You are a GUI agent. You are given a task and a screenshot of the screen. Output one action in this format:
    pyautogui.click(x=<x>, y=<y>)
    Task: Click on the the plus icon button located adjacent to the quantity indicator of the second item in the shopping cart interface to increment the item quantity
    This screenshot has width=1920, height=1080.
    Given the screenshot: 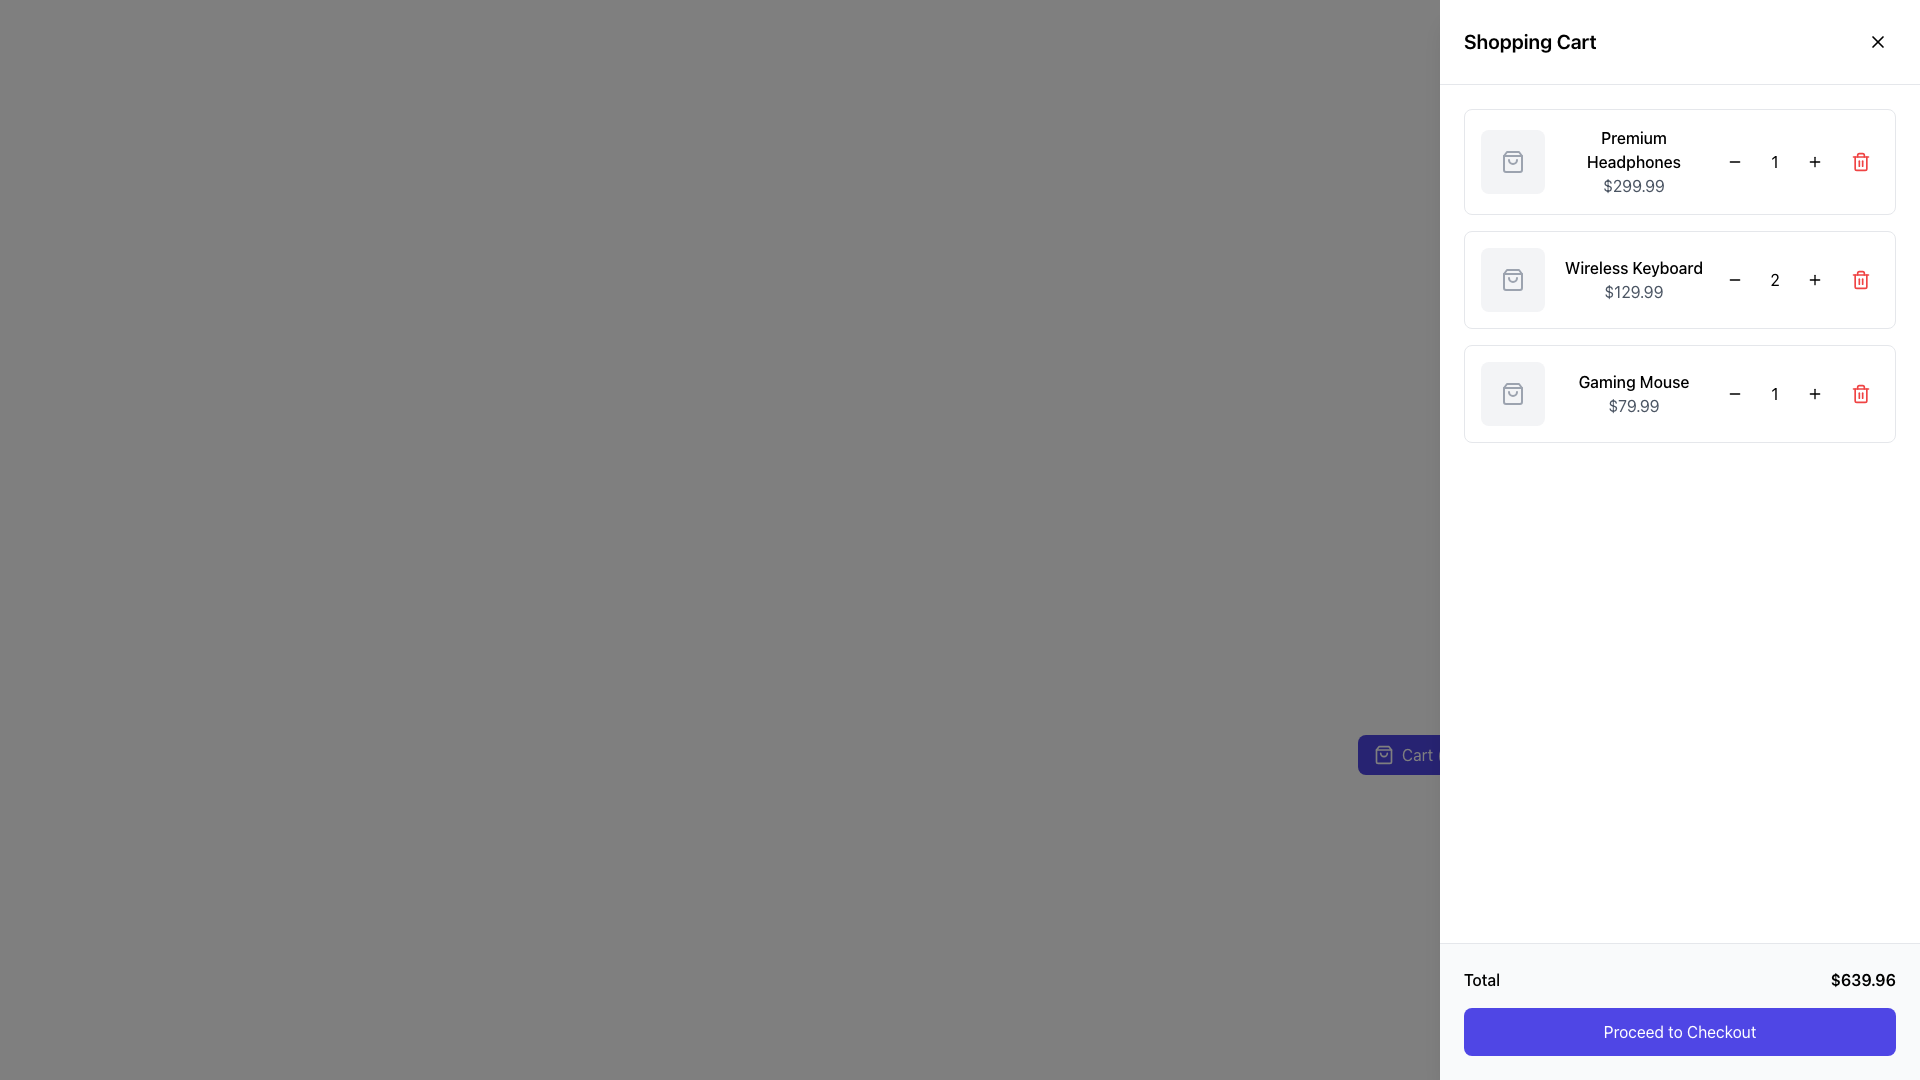 What is the action you would take?
    pyautogui.click(x=1814, y=280)
    